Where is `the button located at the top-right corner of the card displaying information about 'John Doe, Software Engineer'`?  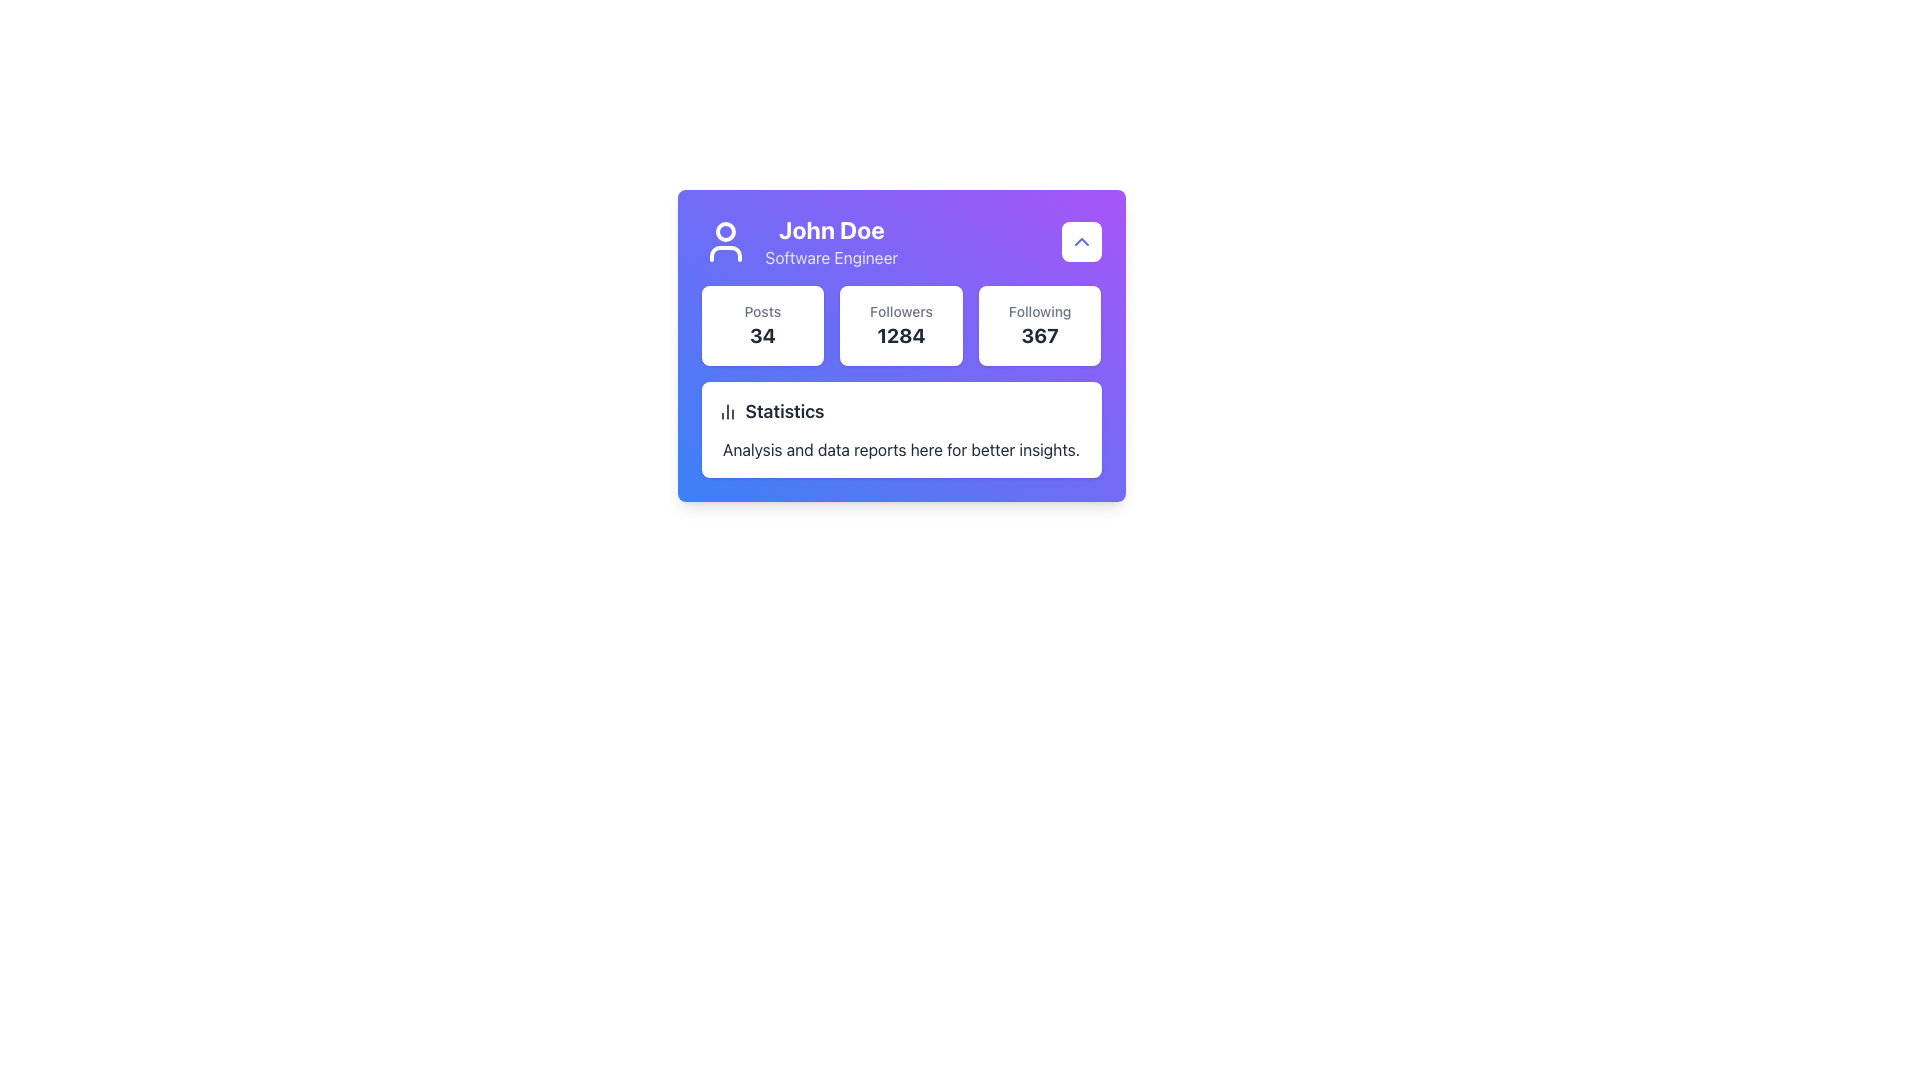
the button located at the top-right corner of the card displaying information about 'John Doe, Software Engineer' is located at coordinates (1080, 241).